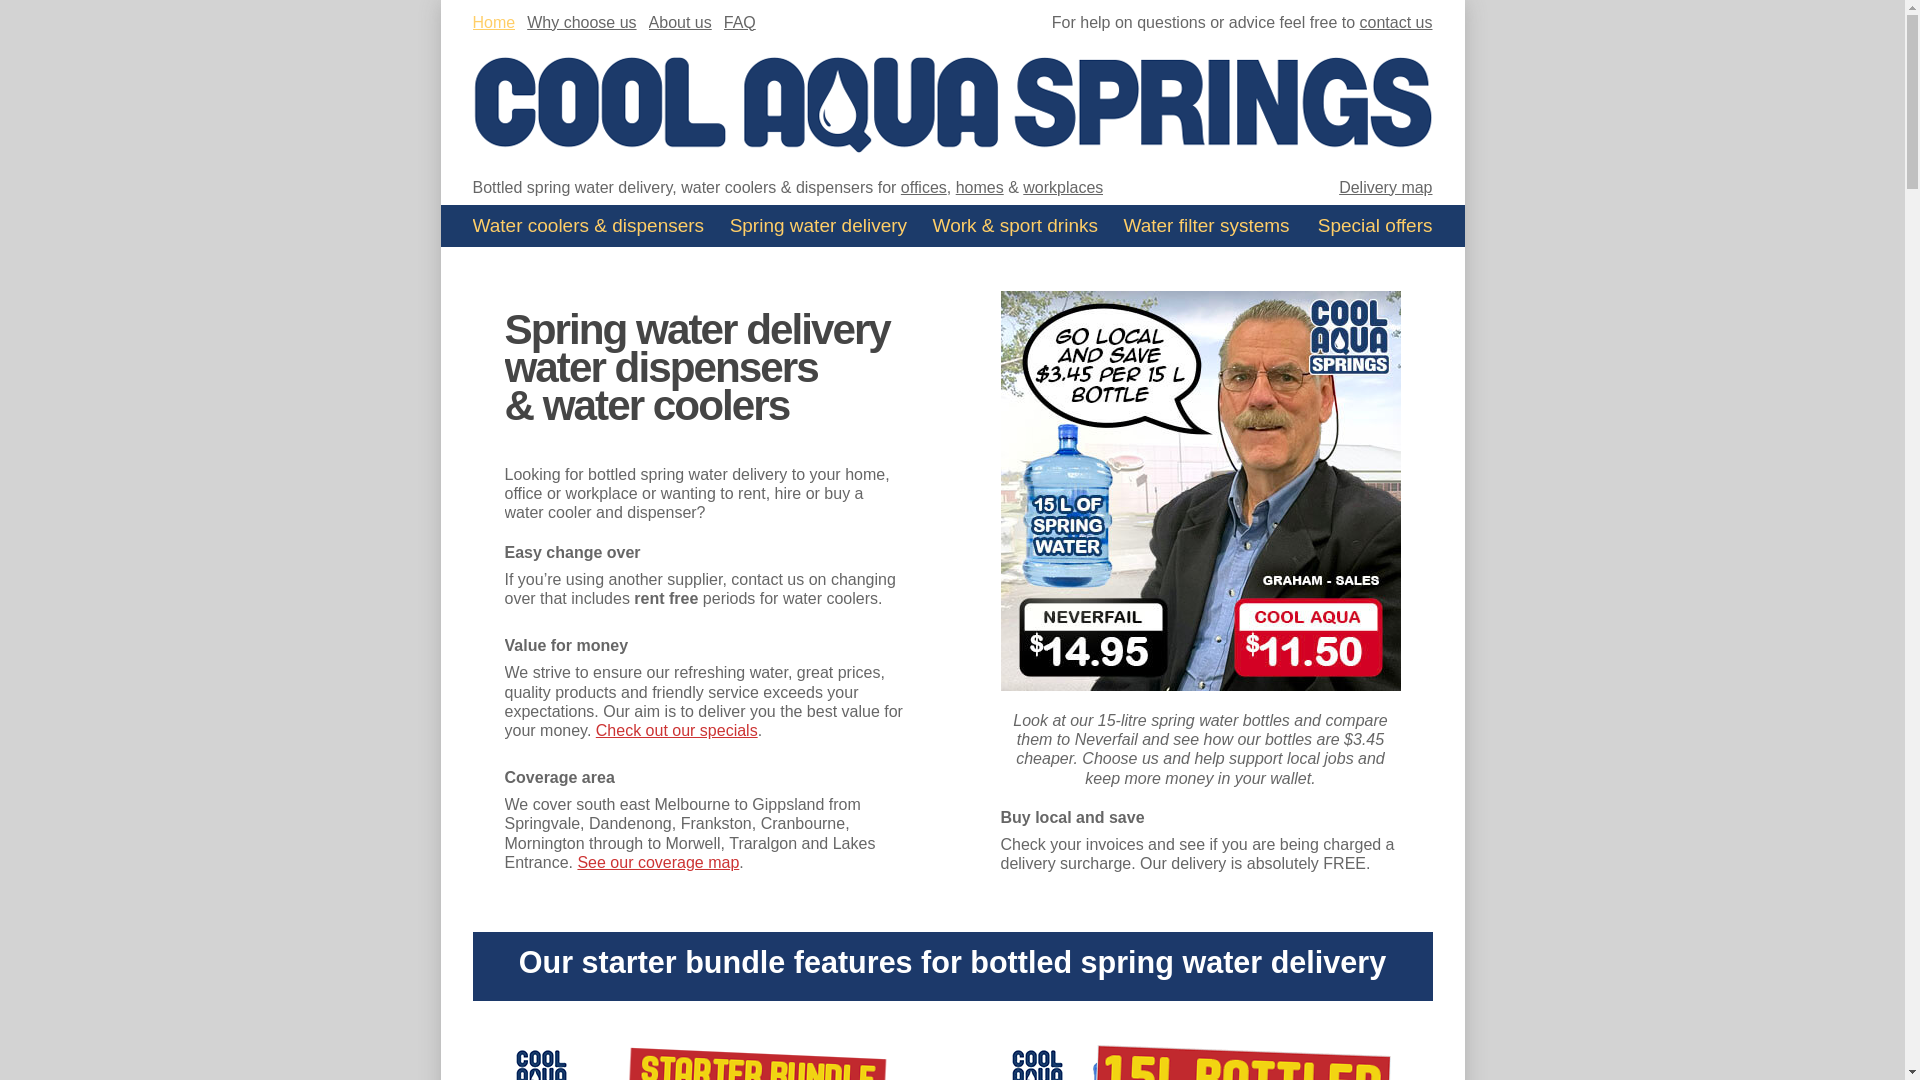 The image size is (1920, 1080). What do you see at coordinates (923, 186) in the screenshot?
I see `'offices'` at bounding box center [923, 186].